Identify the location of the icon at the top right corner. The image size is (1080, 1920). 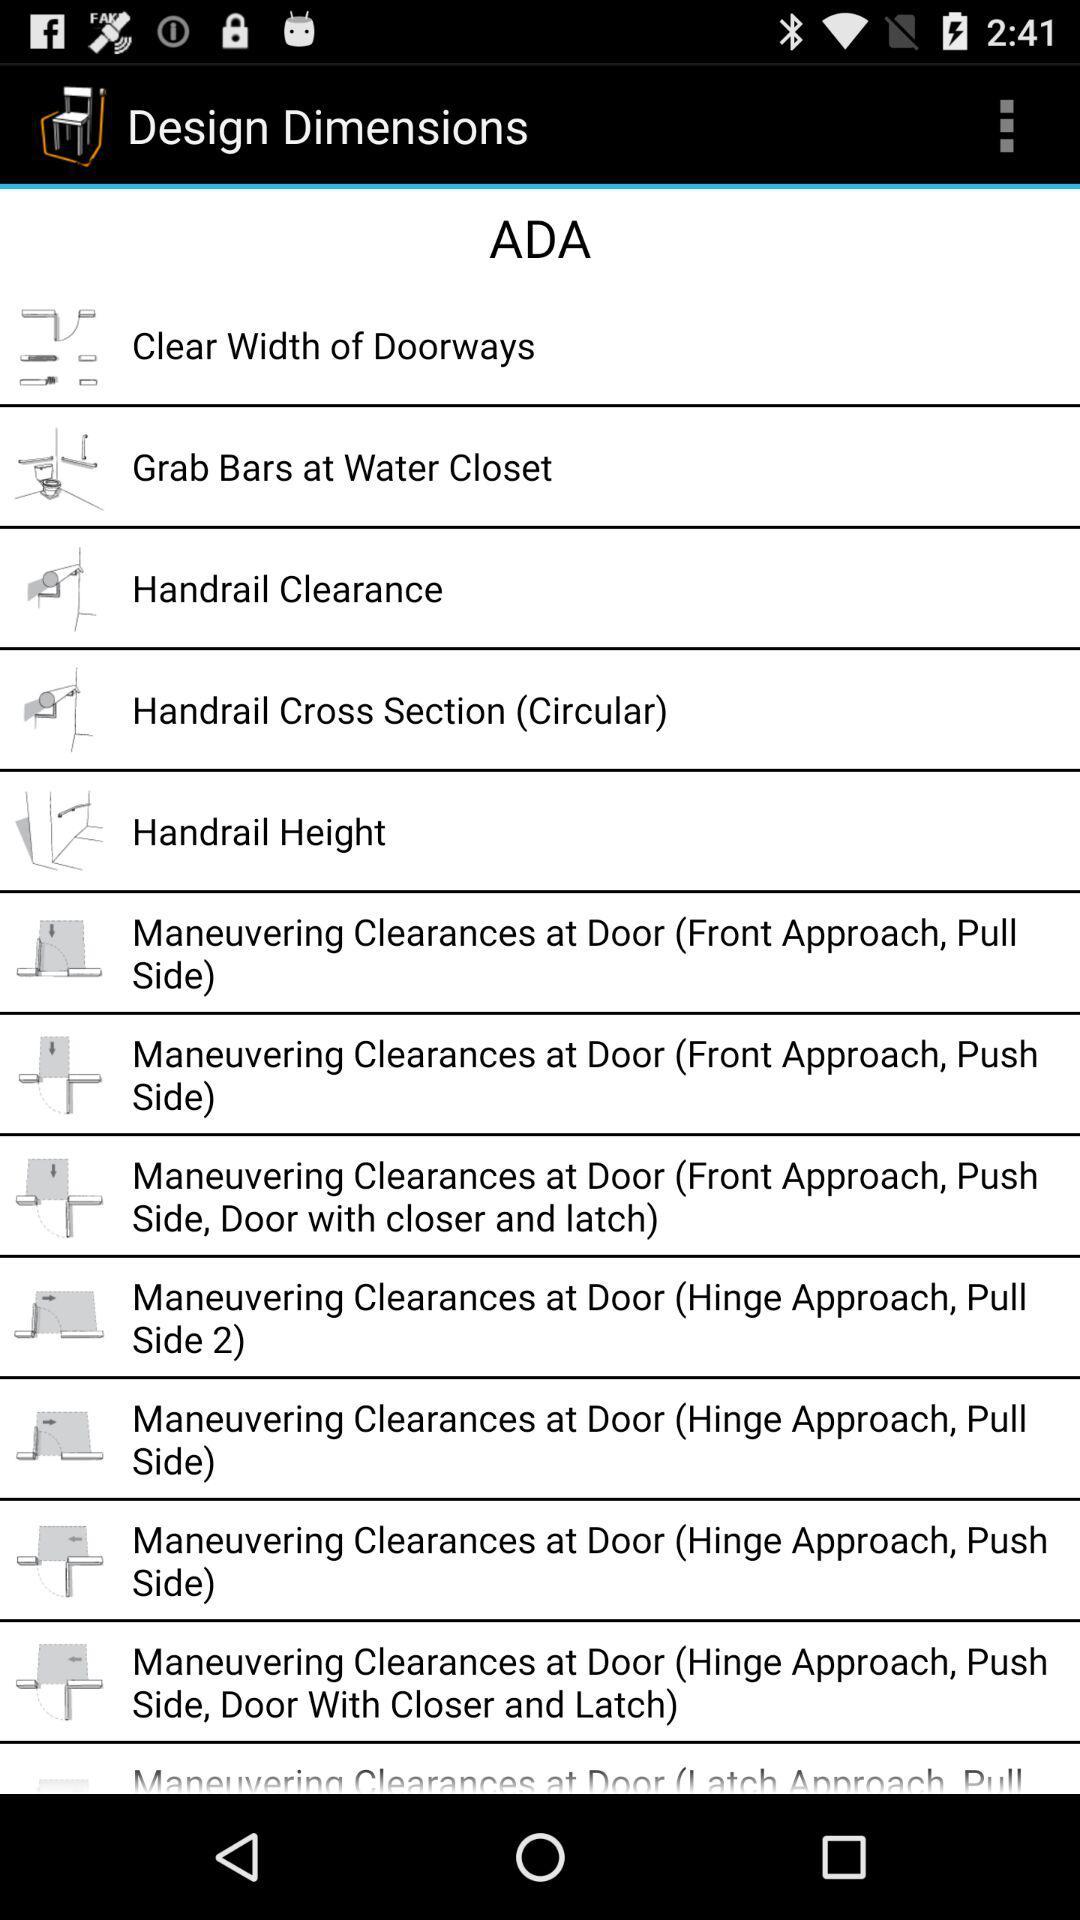
(1006, 124).